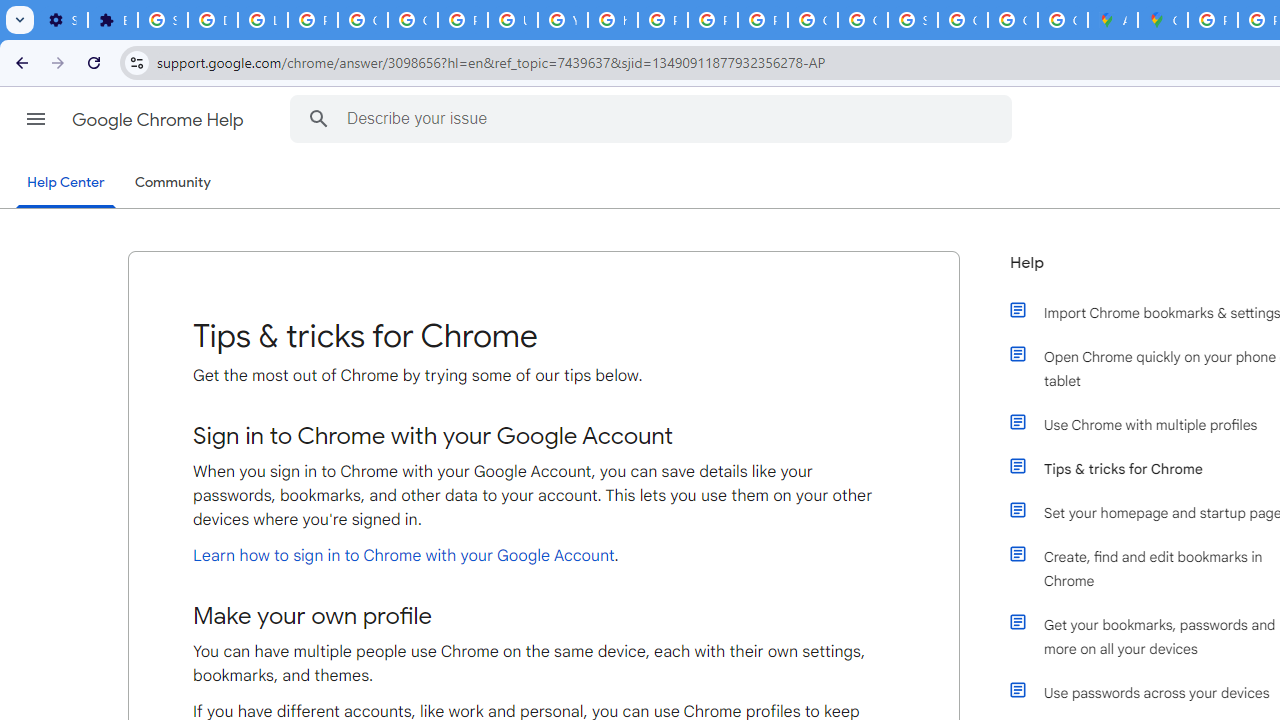 This screenshot has width=1280, height=720. I want to click on 'Google Account Help', so click(362, 20).